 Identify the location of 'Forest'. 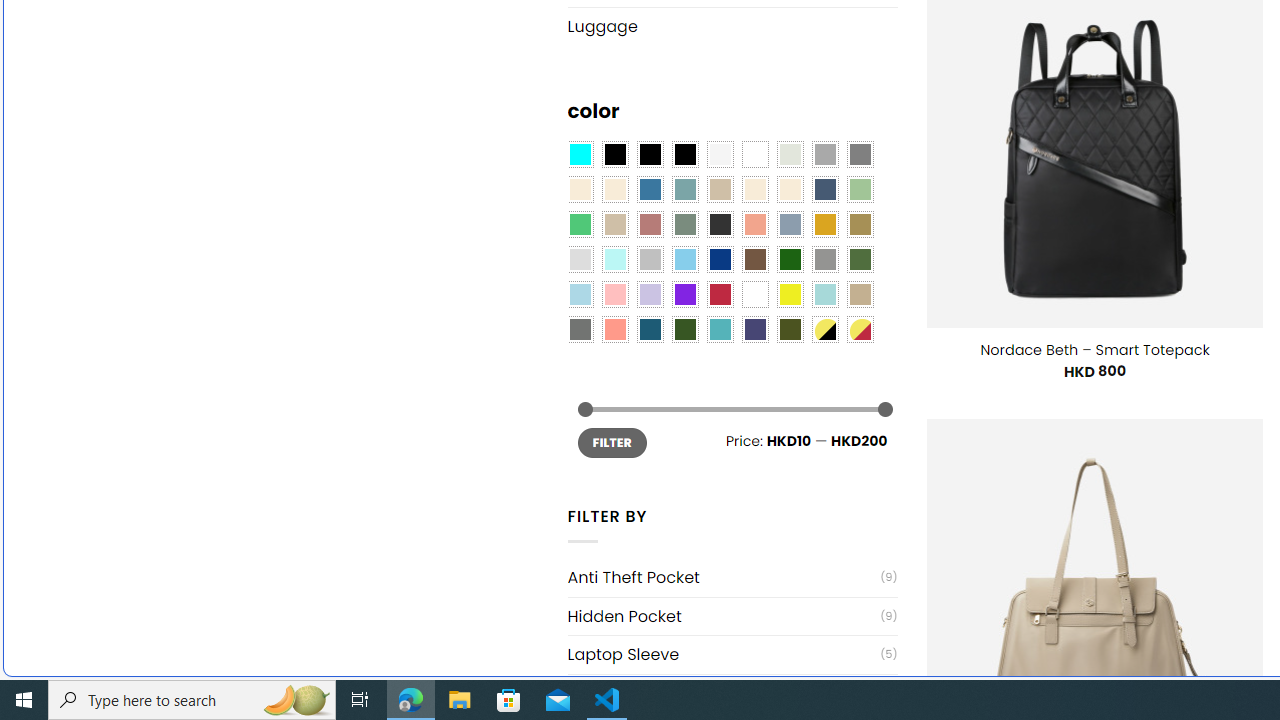
(684, 328).